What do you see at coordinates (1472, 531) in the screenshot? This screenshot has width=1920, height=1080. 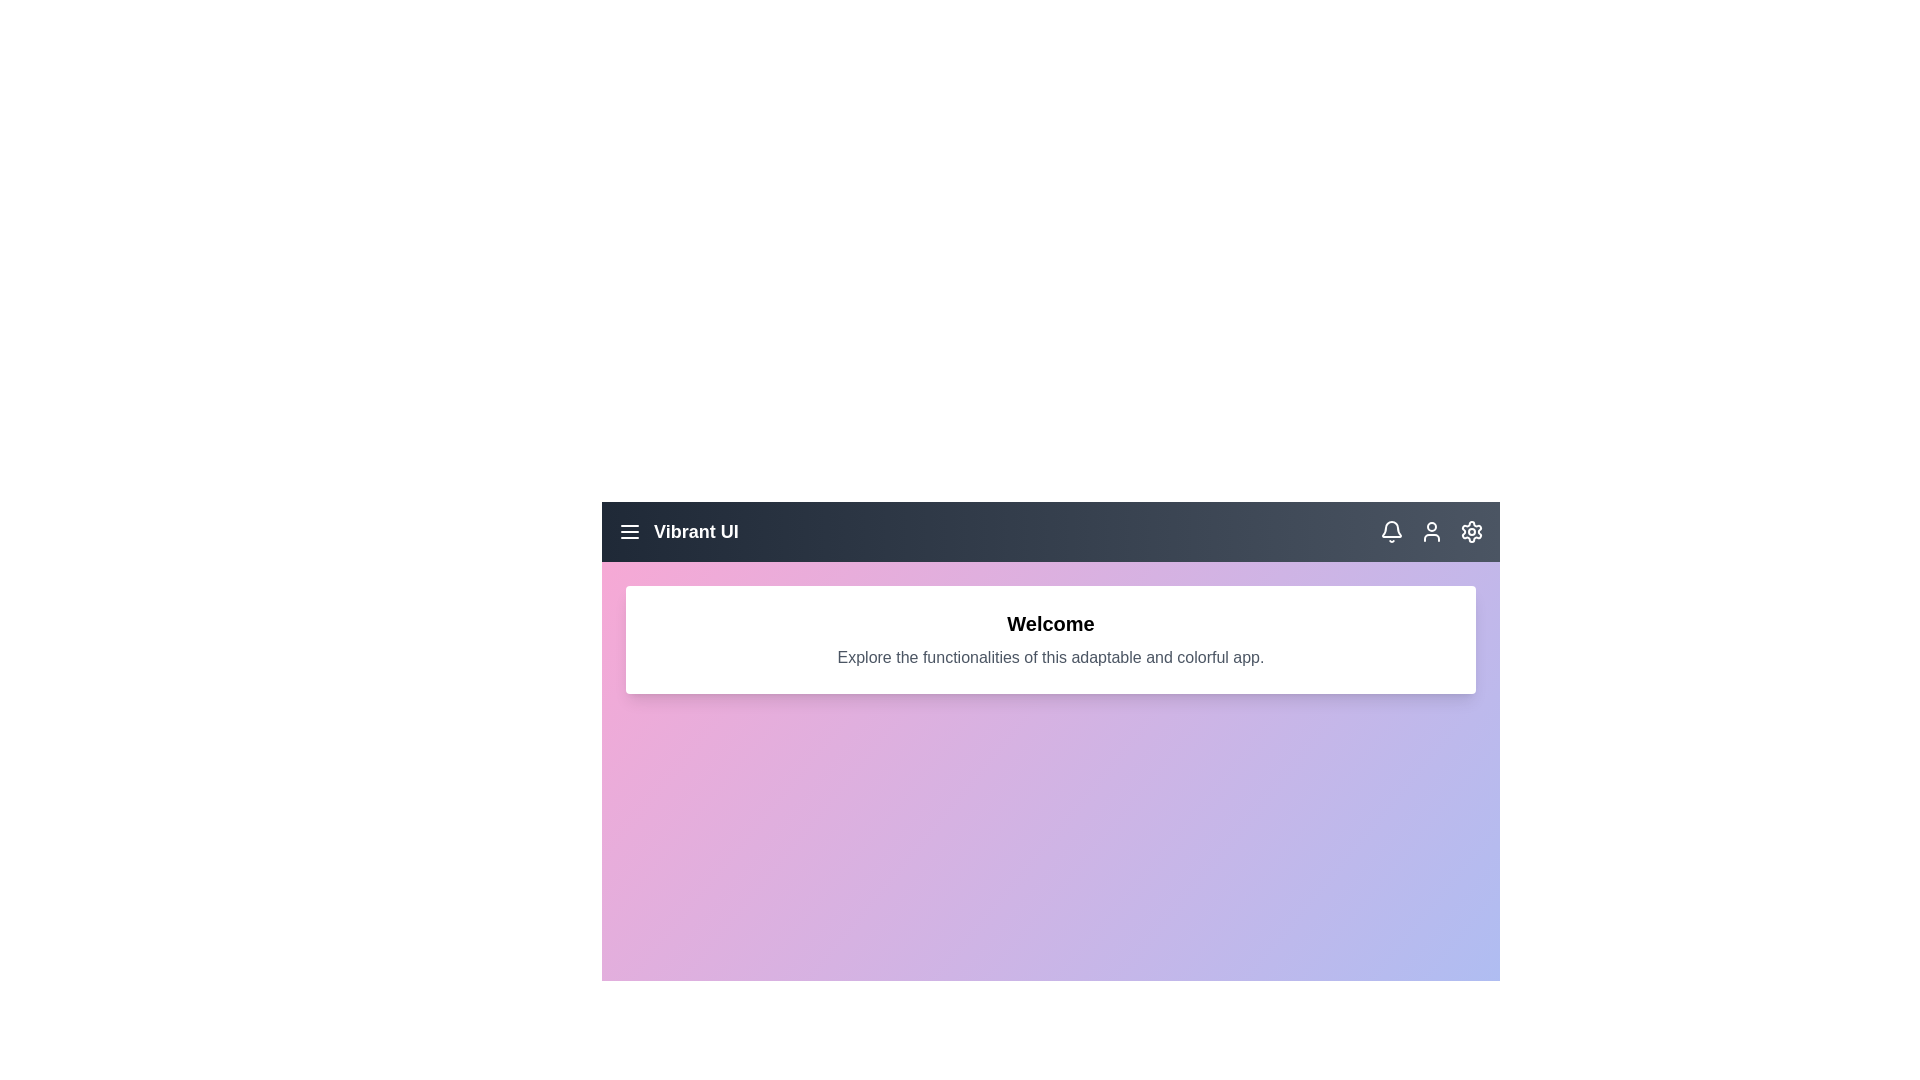 I see `the settings icon in the app bar` at bounding box center [1472, 531].